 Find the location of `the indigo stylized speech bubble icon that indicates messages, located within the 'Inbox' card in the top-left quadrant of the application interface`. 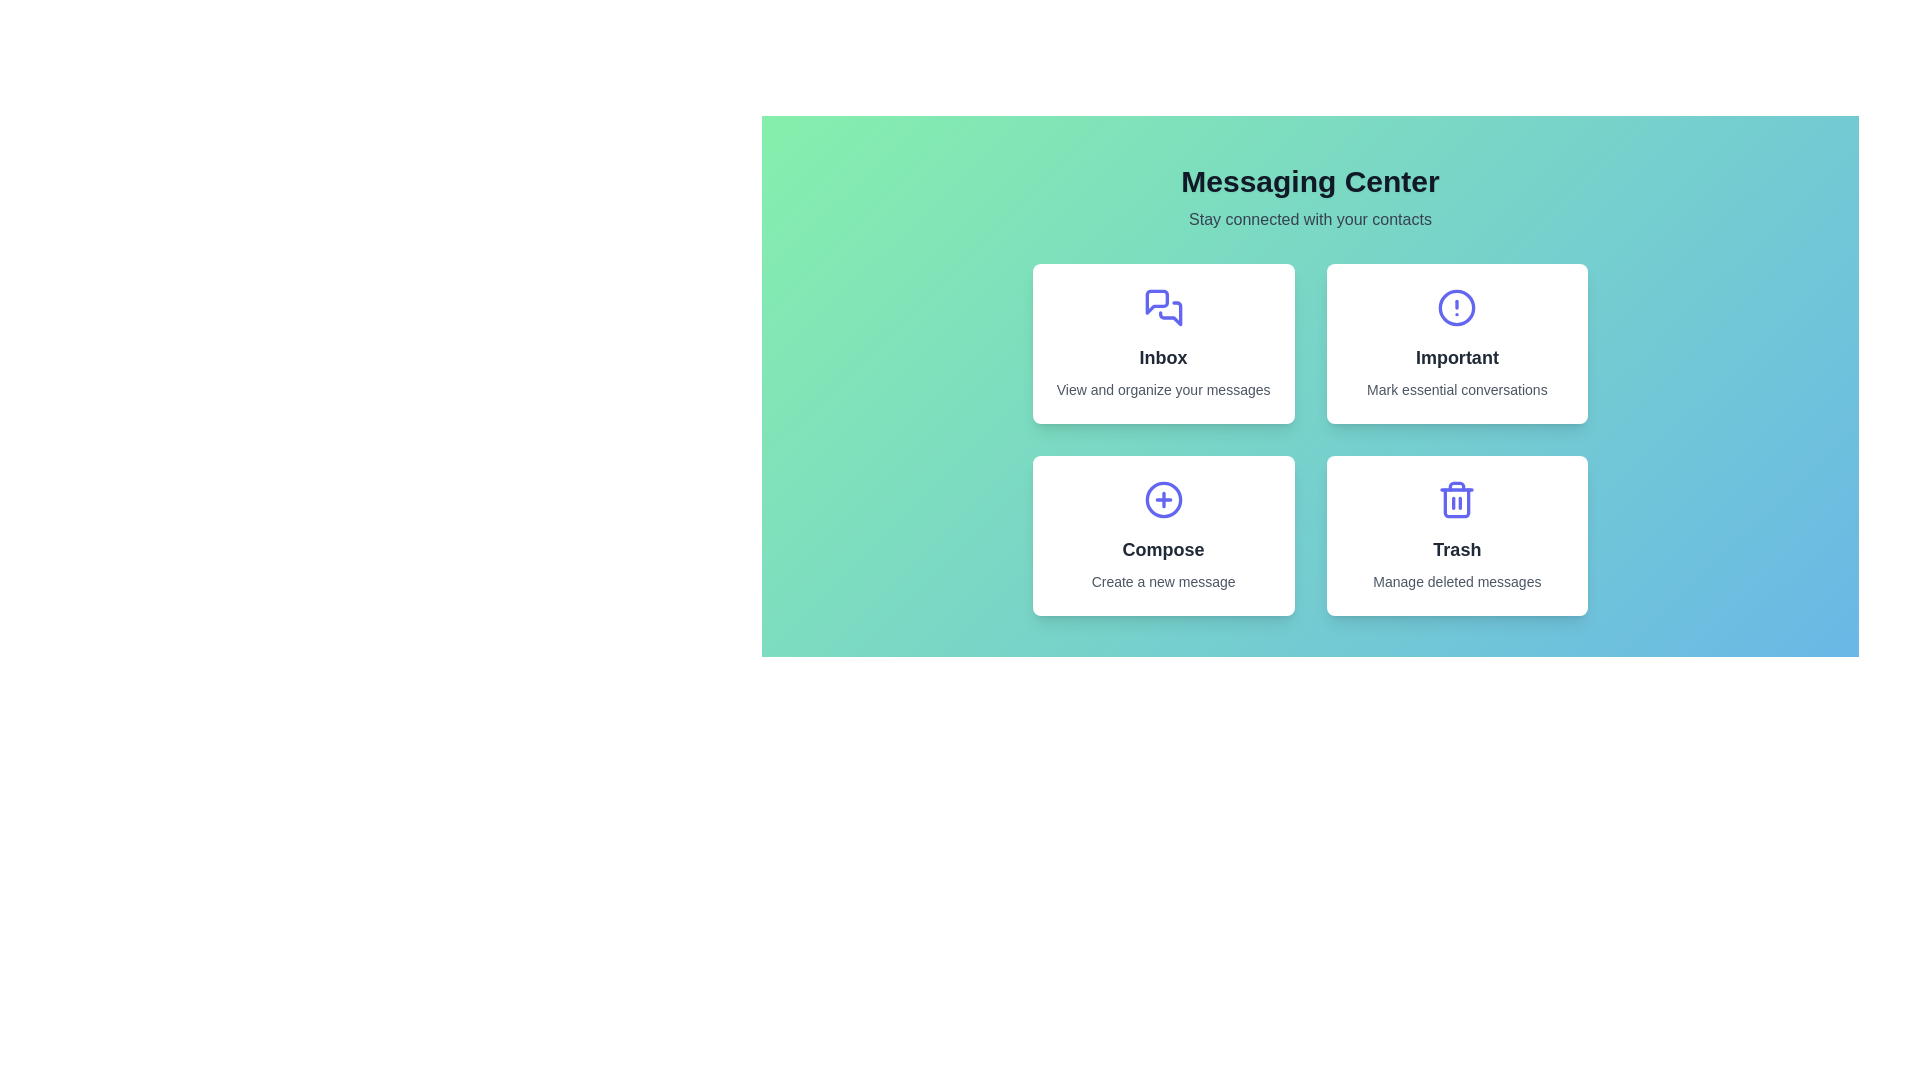

the indigo stylized speech bubble icon that indicates messages, located within the 'Inbox' card in the top-left quadrant of the application interface is located at coordinates (1156, 302).